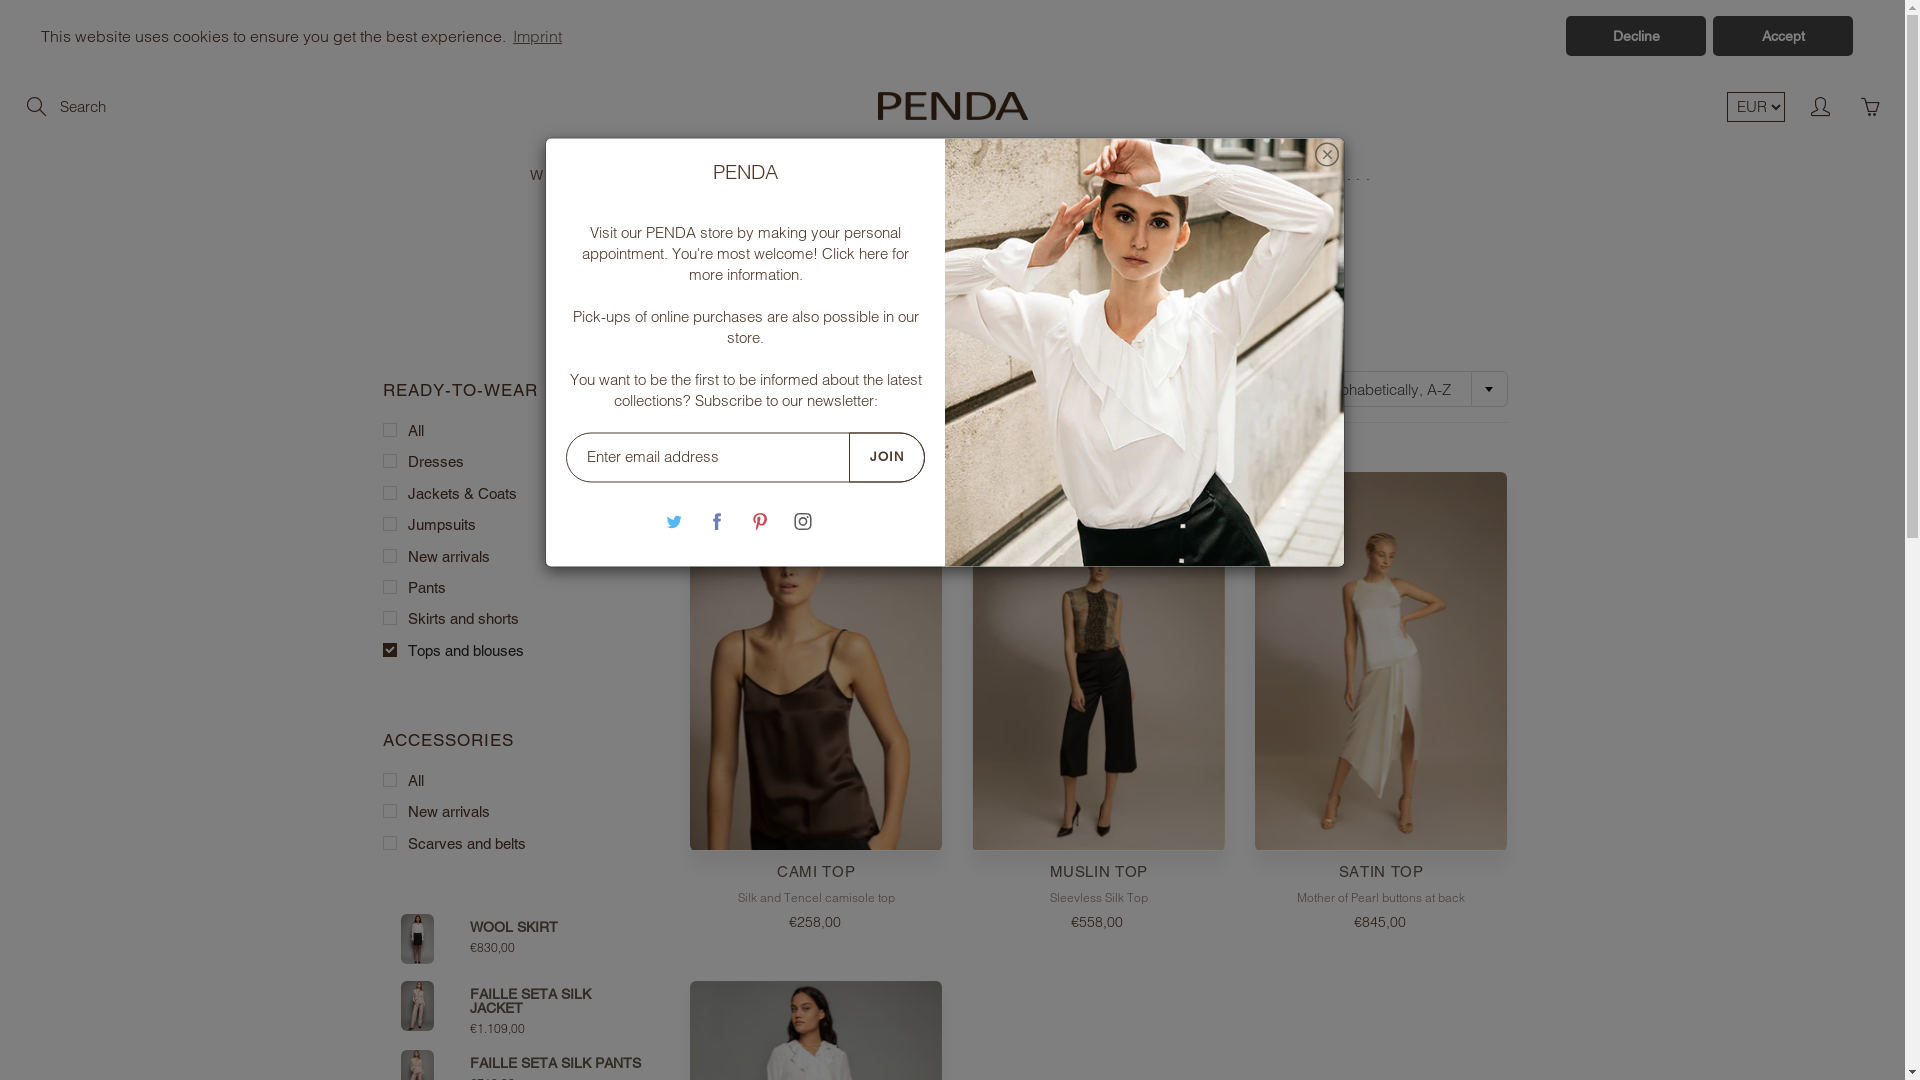 The height and width of the screenshot is (1080, 1920). Describe the element at coordinates (803, 520) in the screenshot. I see `'Instagram'` at that location.